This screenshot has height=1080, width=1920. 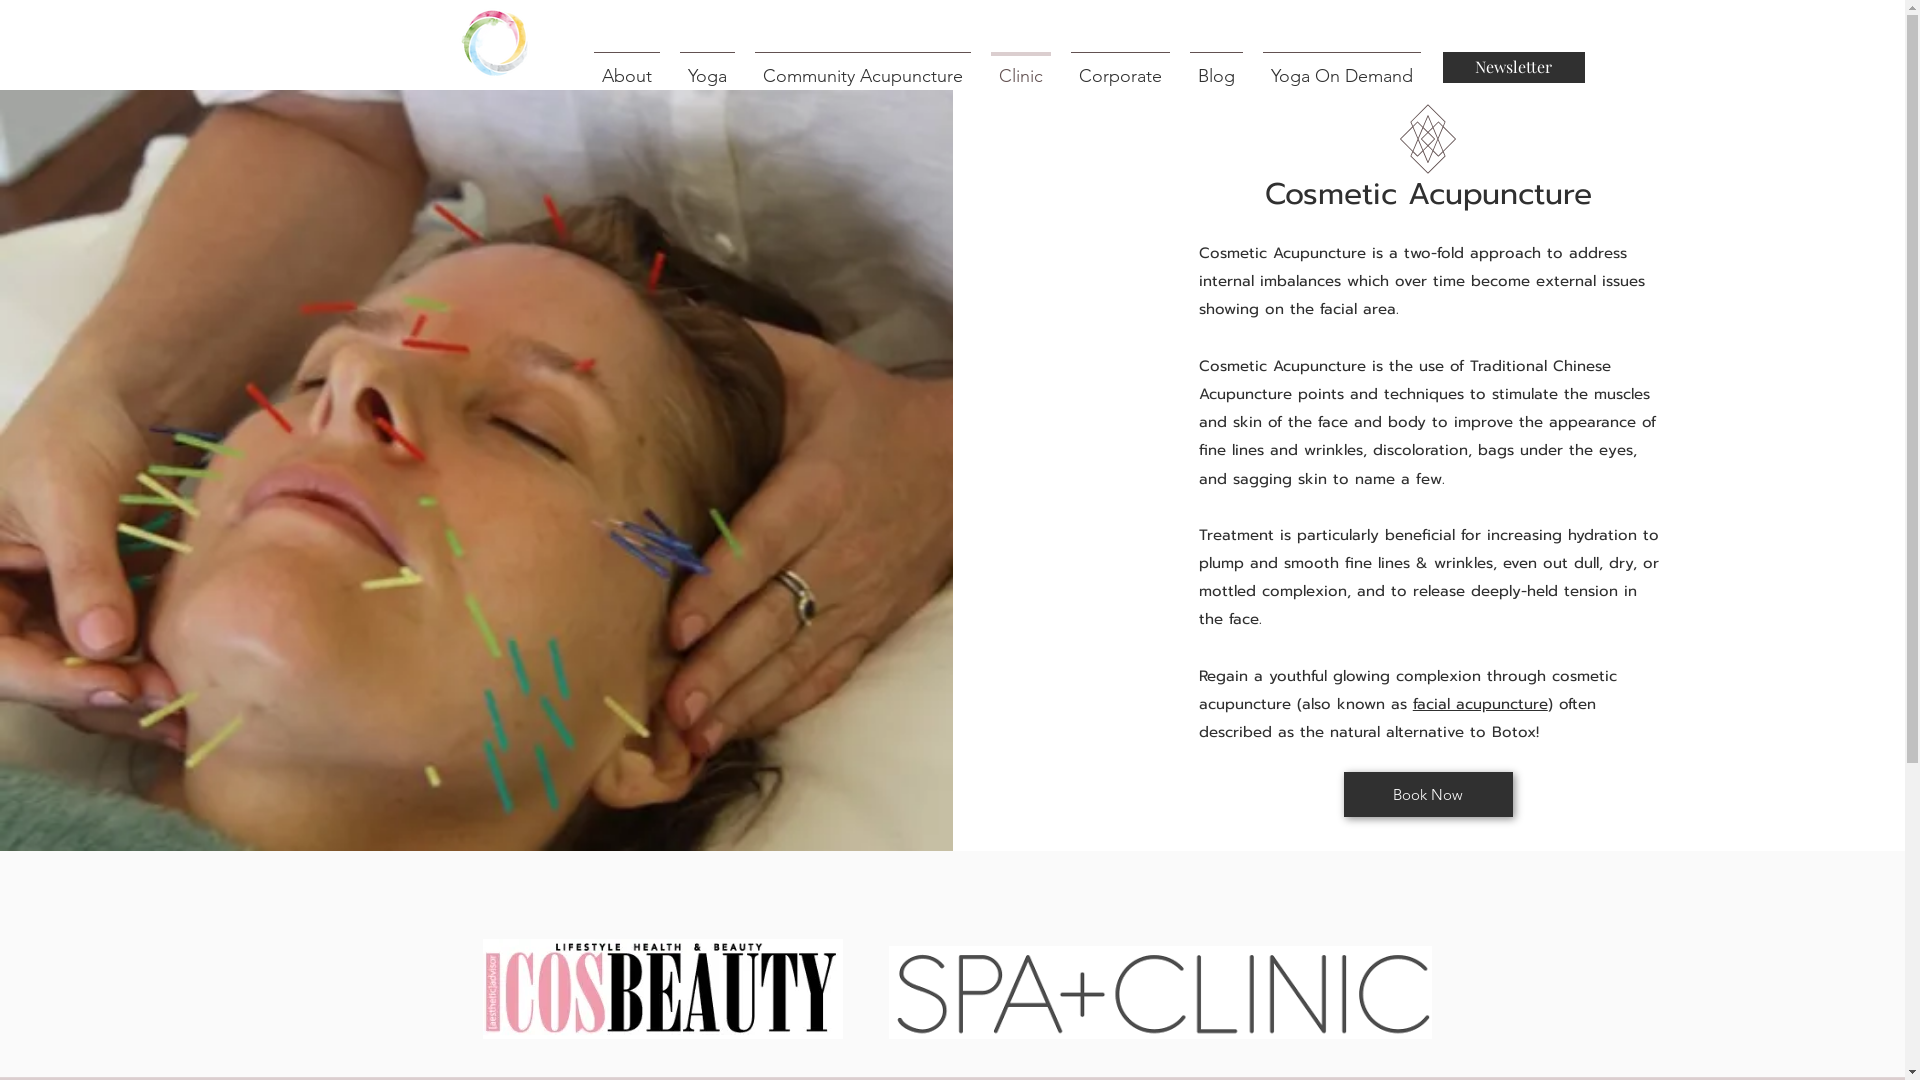 I want to click on 'facial acupuncture', so click(x=1480, y=703).